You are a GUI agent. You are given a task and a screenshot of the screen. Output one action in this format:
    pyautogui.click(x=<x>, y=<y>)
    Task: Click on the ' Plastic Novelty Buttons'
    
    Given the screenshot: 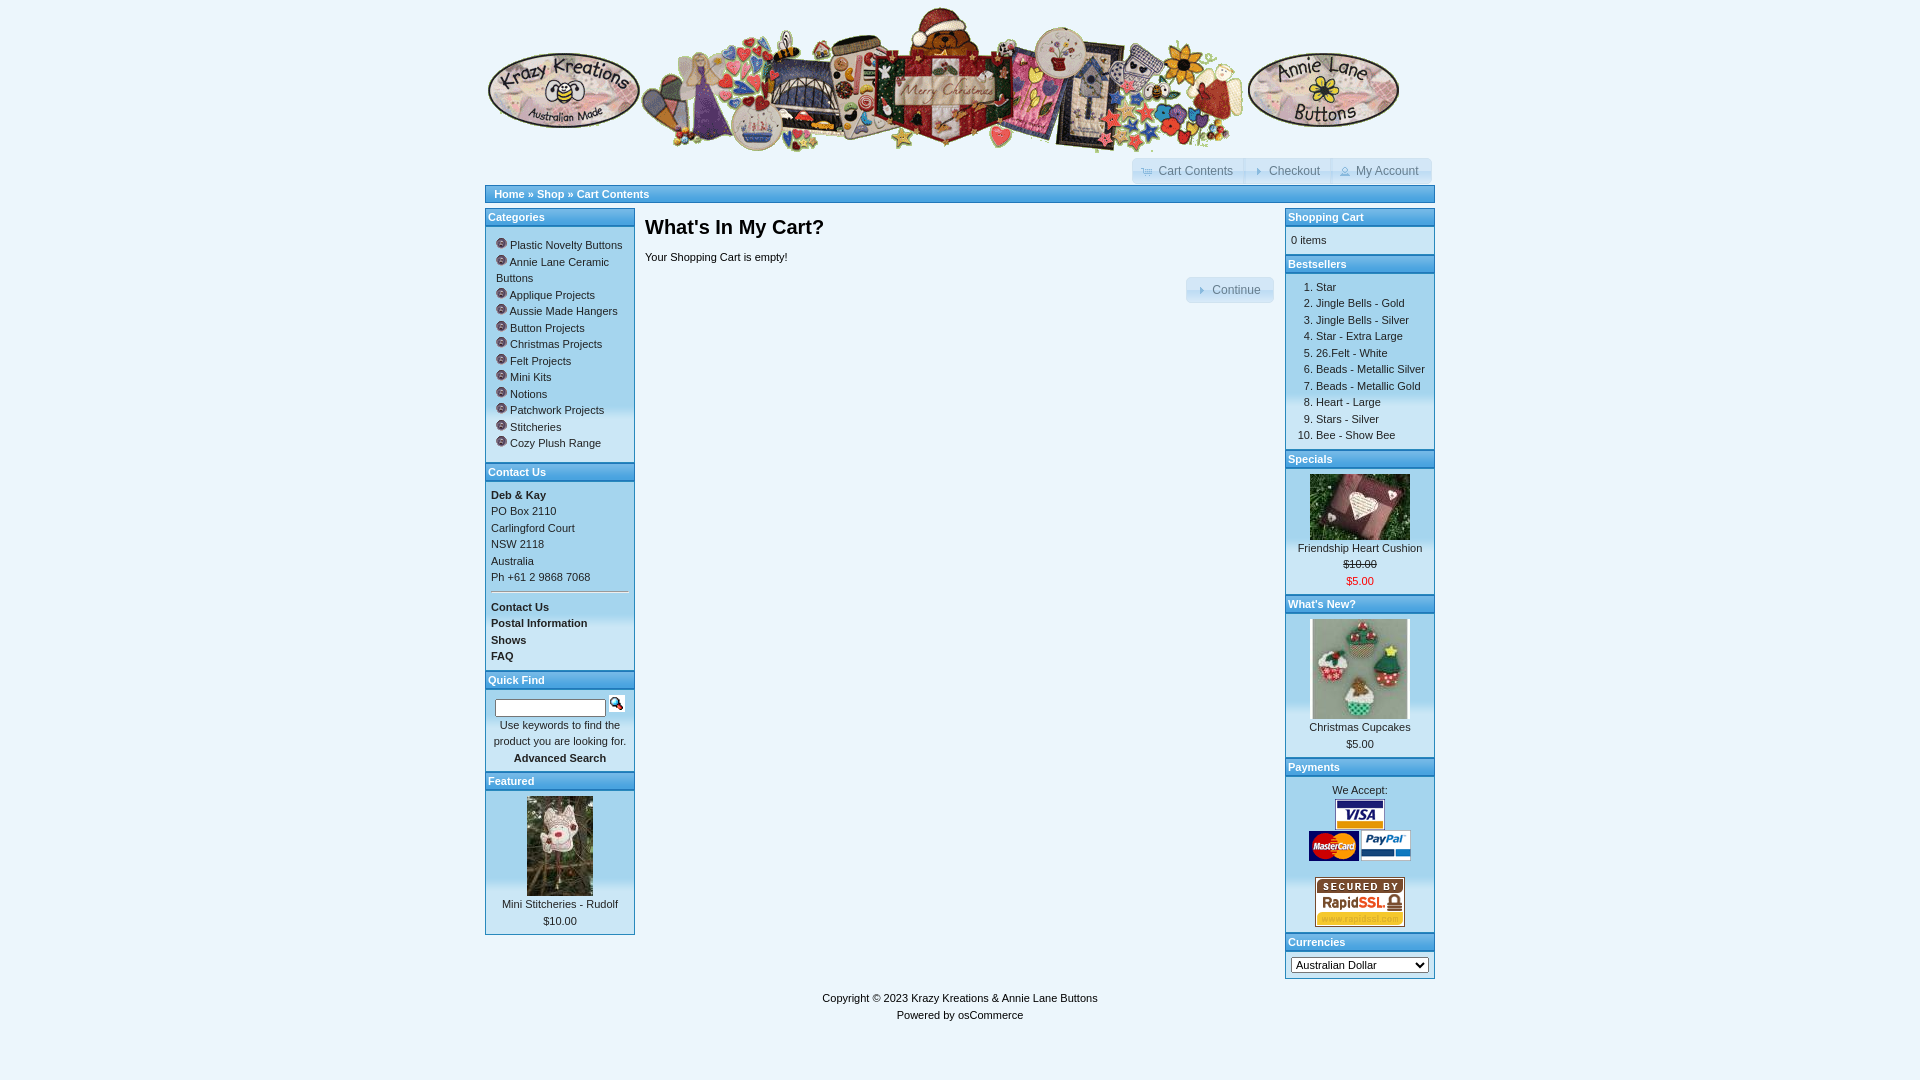 What is the action you would take?
    pyautogui.click(x=559, y=244)
    